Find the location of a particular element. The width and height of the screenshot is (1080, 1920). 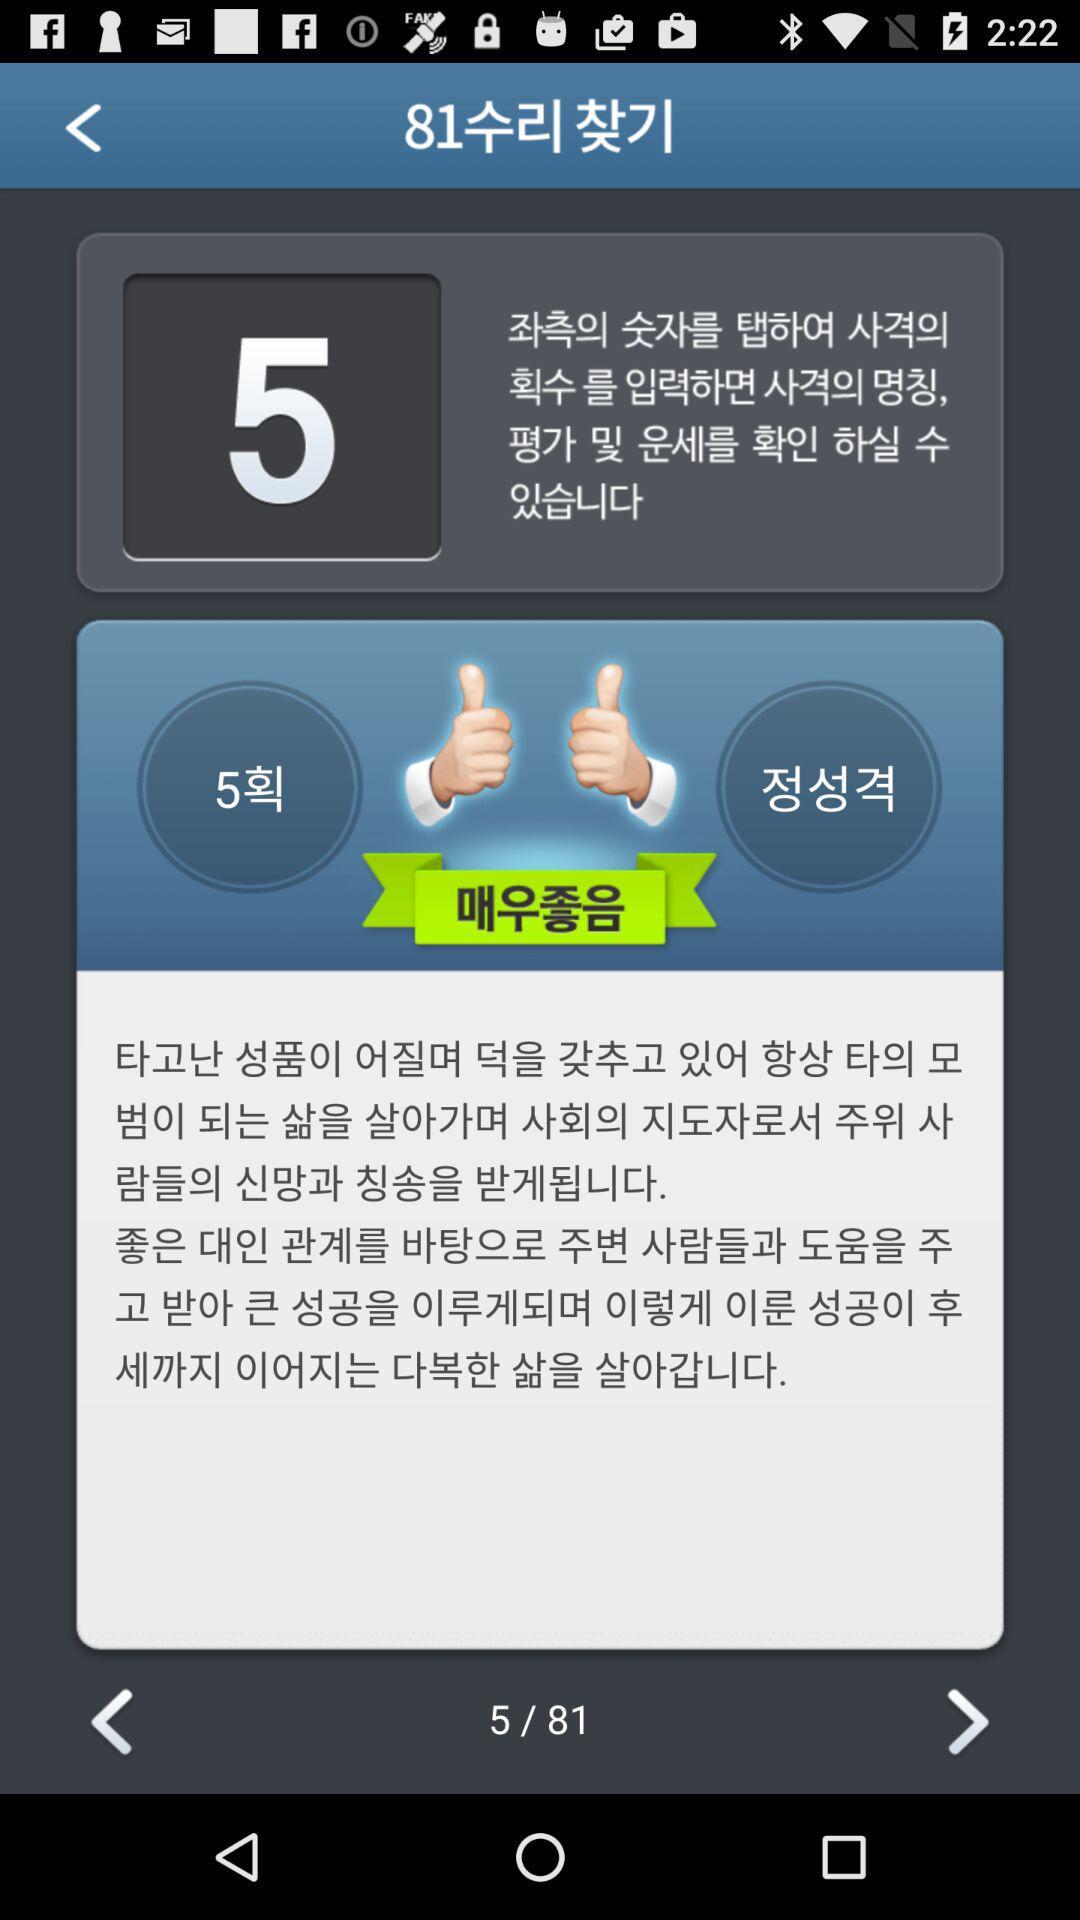

the image which consists of green color information is located at coordinates (540, 803).